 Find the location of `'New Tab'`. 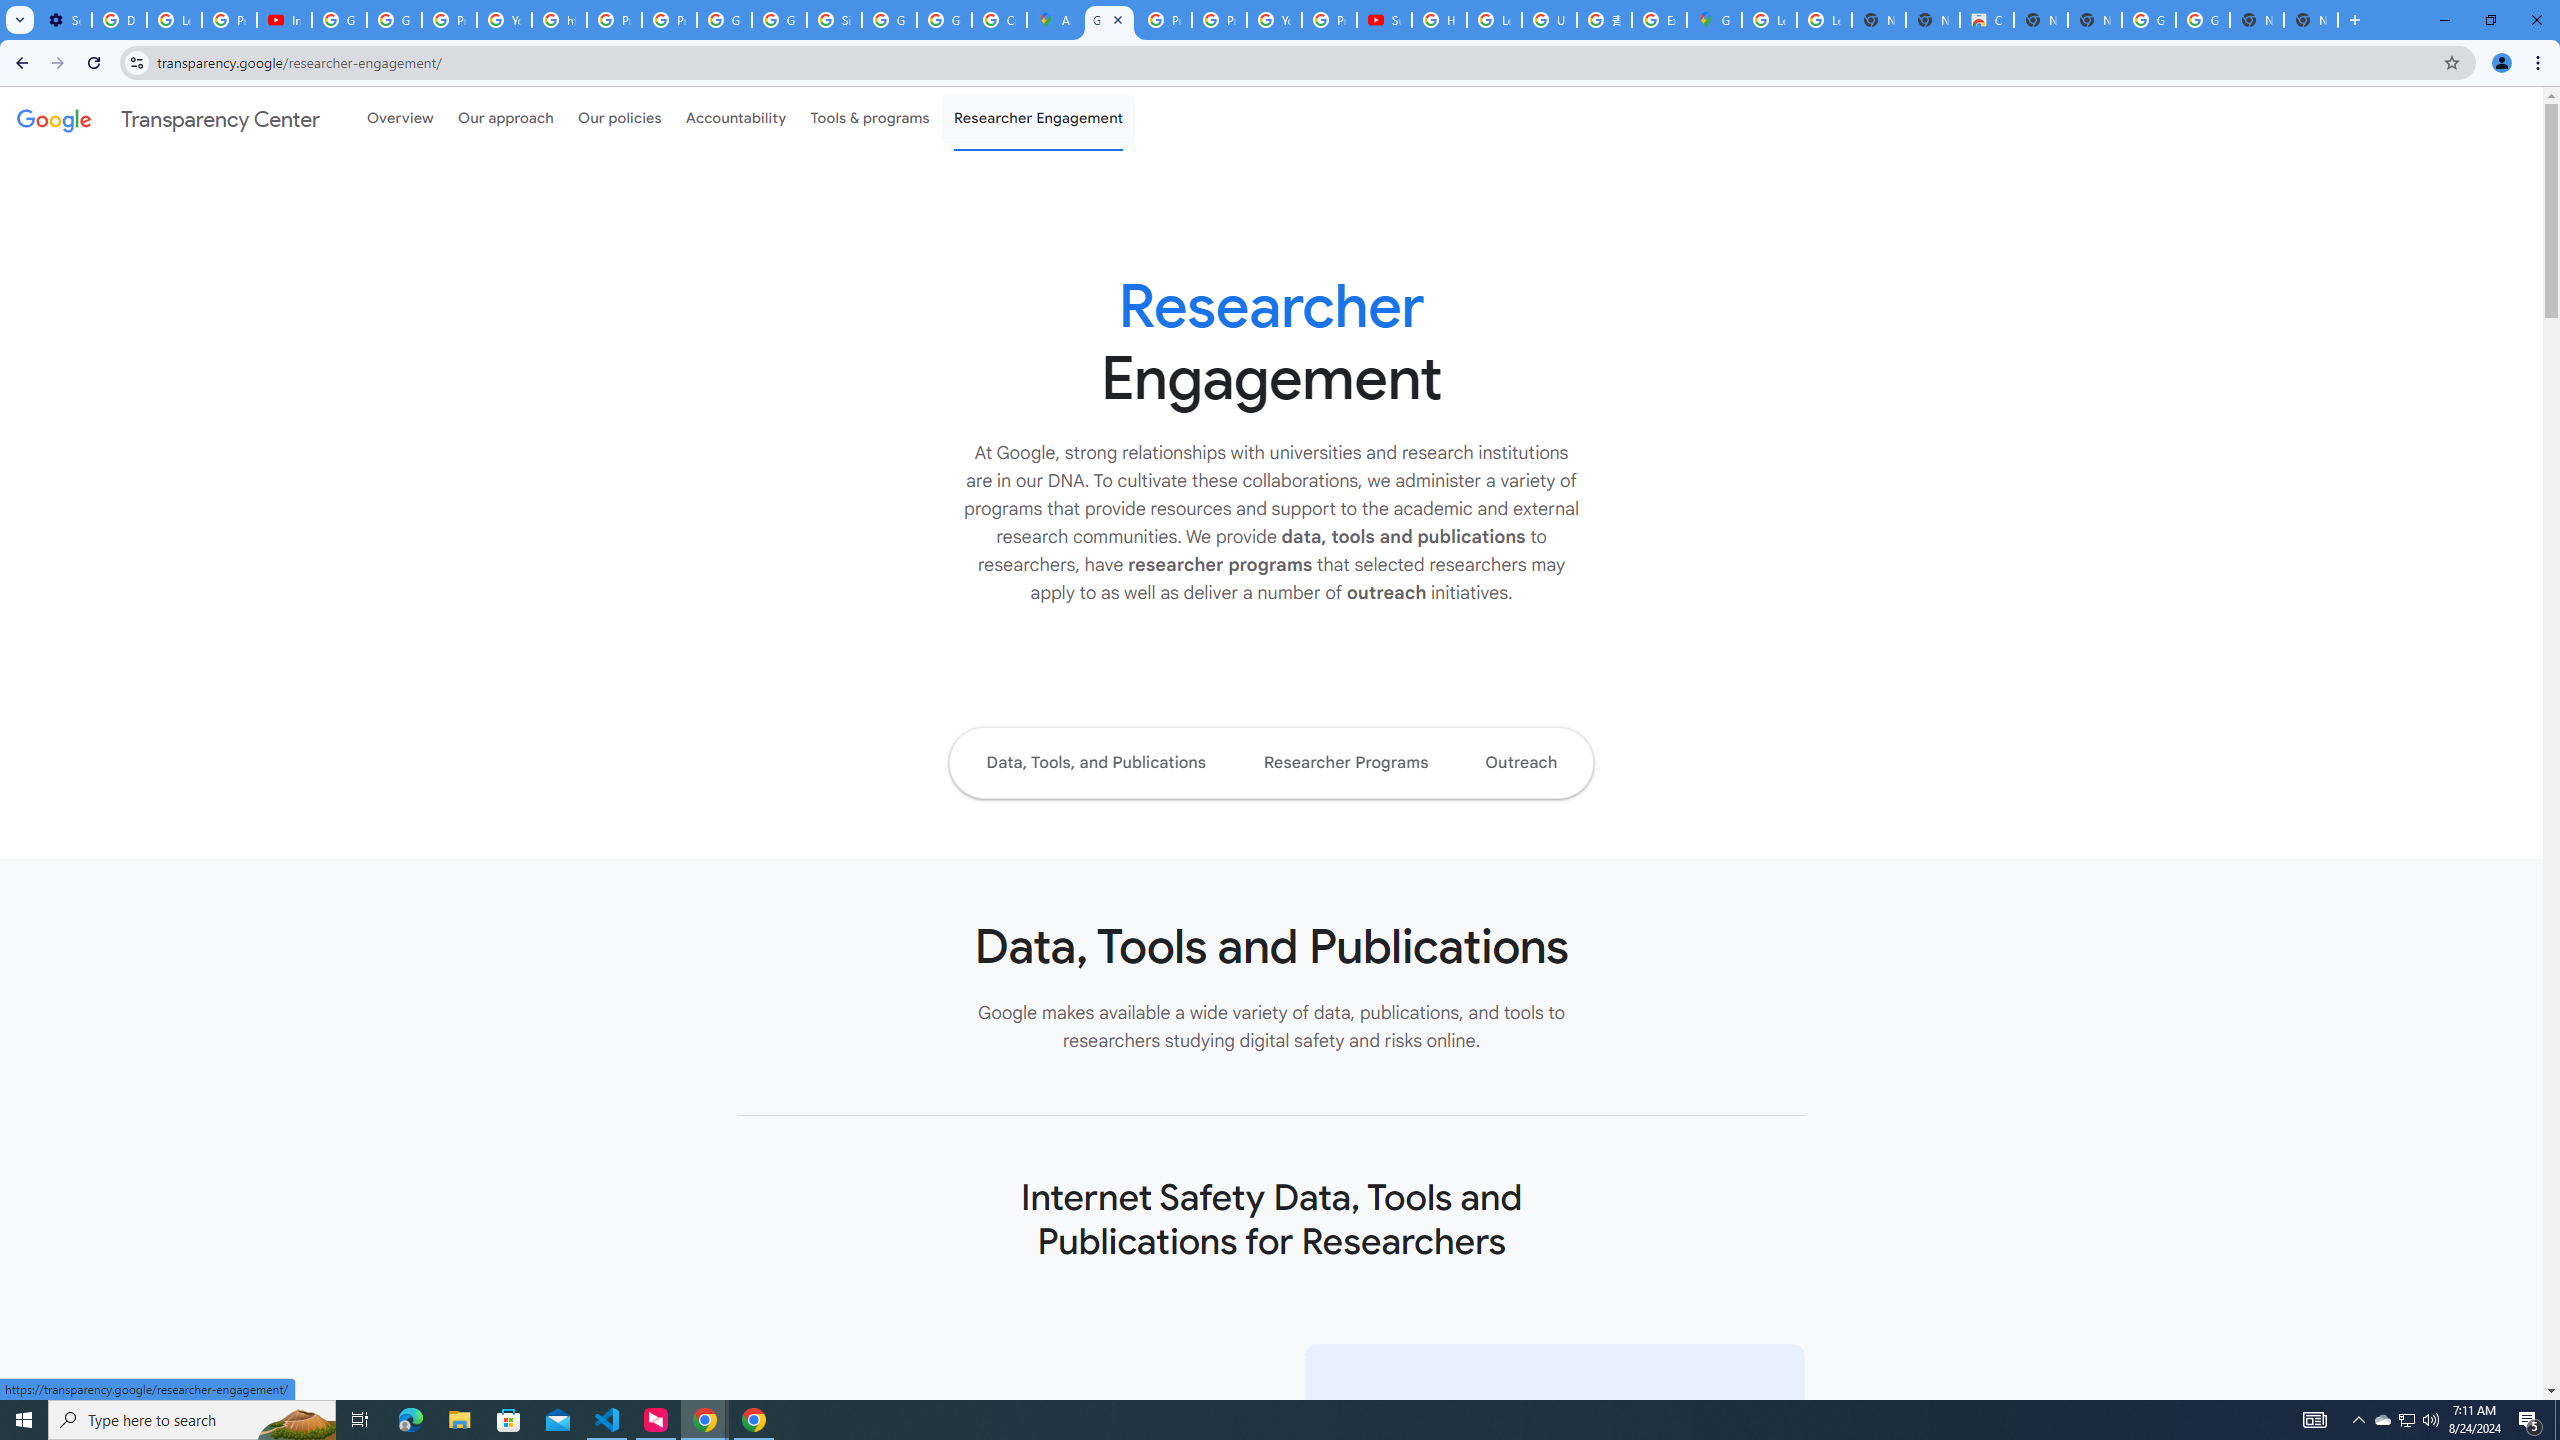

'New Tab' is located at coordinates (2311, 19).